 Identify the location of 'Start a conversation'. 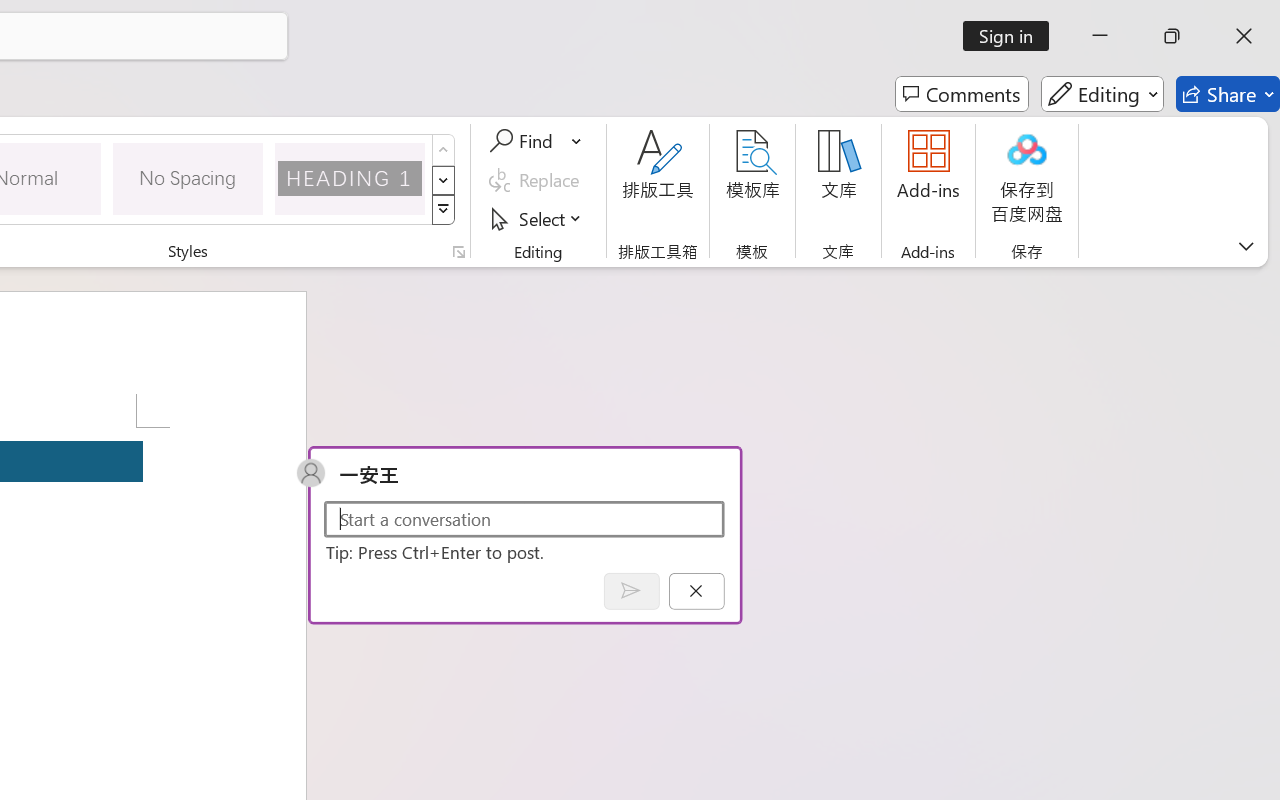
(524, 517).